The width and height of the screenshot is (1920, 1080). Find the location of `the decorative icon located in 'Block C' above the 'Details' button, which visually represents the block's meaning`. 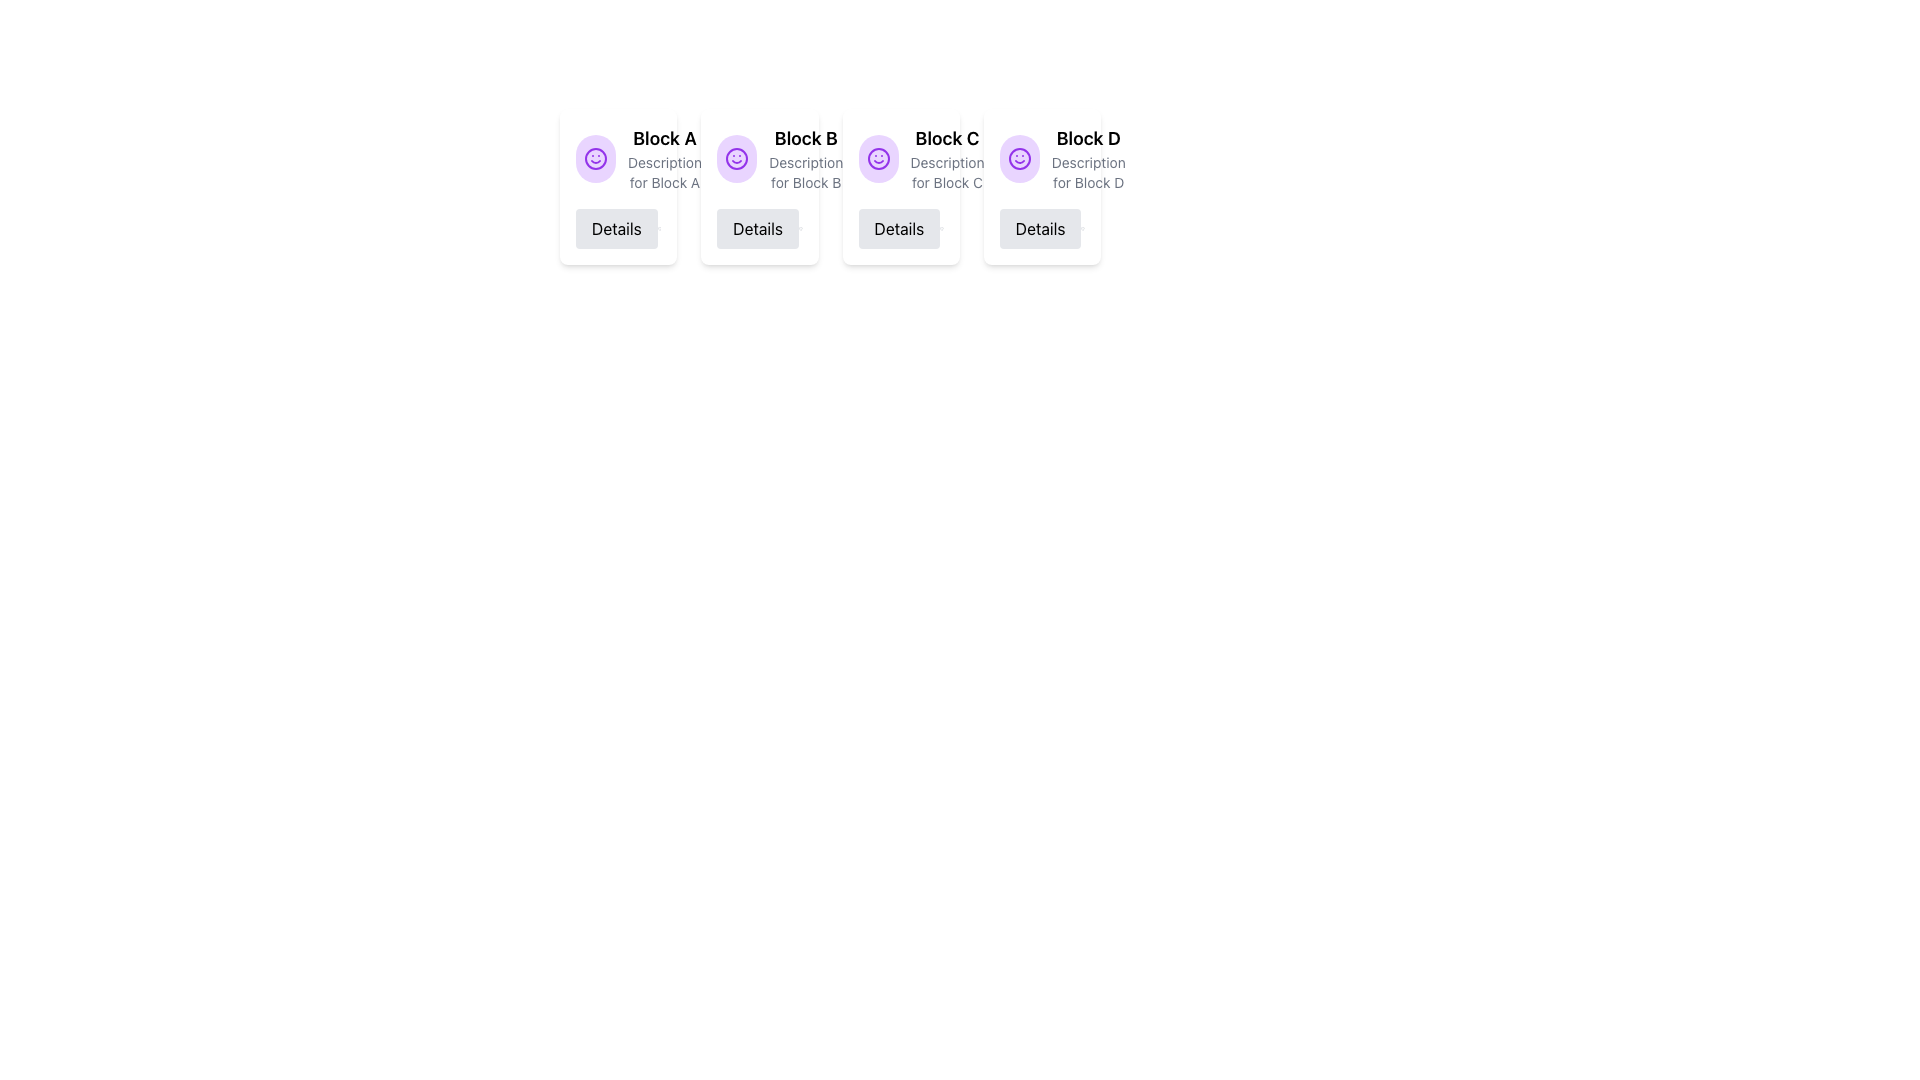

the decorative icon located in 'Block C' above the 'Details' button, which visually represents the block's meaning is located at coordinates (878, 157).